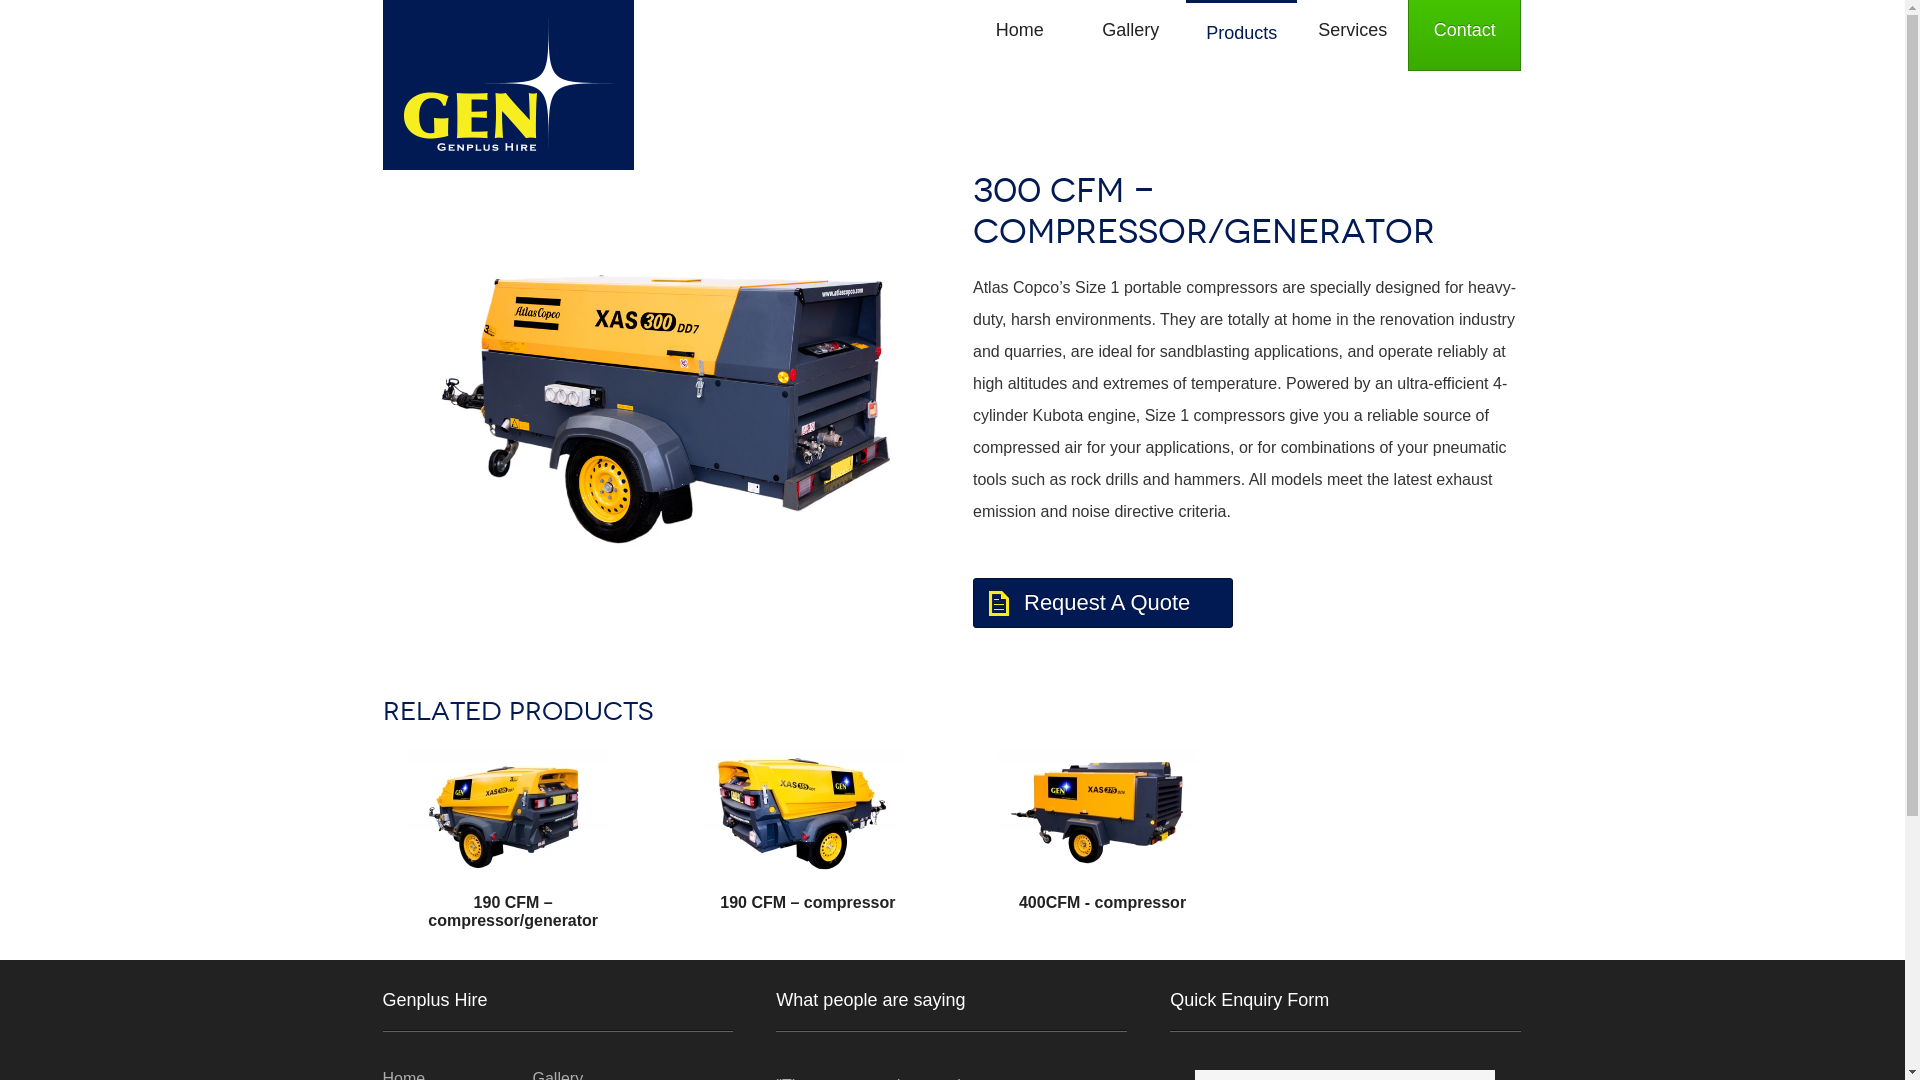 This screenshot has width=1920, height=1080. Describe the element at coordinates (1112, 603) in the screenshot. I see `'Request A Quote'` at that location.